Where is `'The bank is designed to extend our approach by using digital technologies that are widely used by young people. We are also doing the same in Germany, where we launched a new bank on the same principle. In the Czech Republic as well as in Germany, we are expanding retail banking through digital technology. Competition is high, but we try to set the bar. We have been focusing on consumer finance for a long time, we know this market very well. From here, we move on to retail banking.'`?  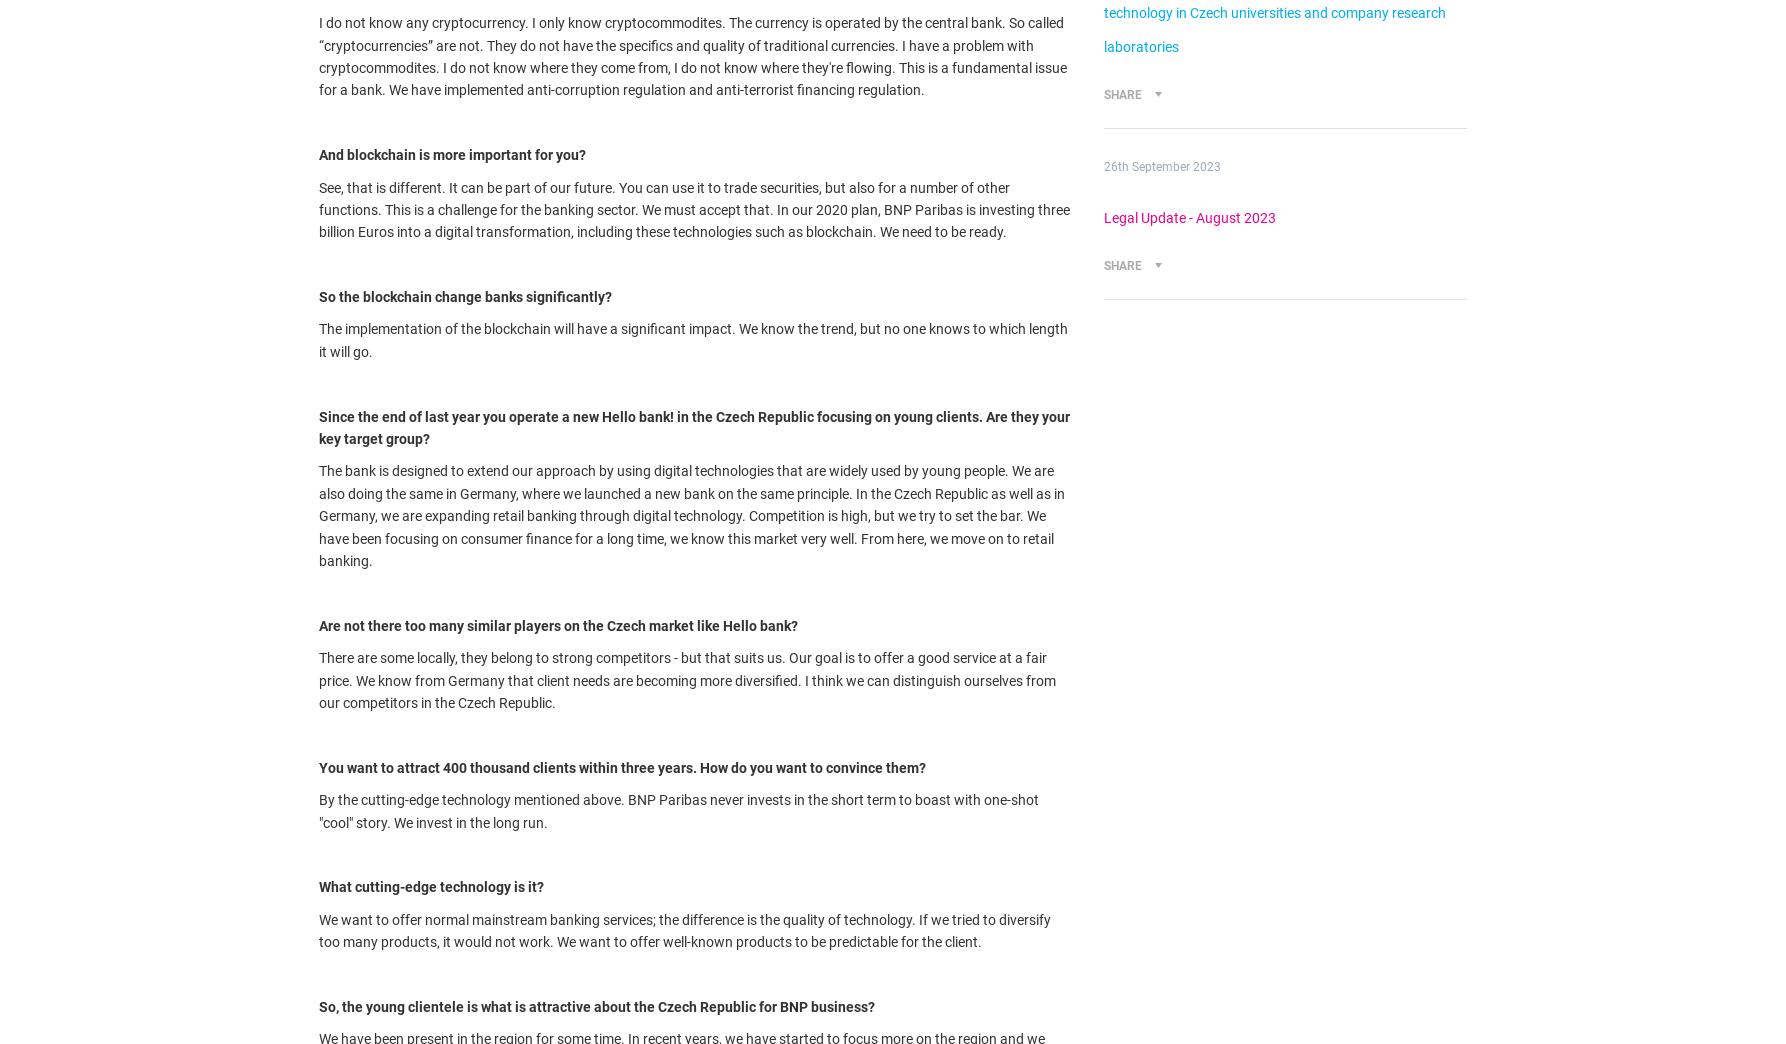
'The bank is designed to extend our approach by using digital technologies that are widely used by young people. We are also doing the same in Germany, where we launched a new bank on the same principle. In the Czech Republic as well as in Germany, we are expanding retail banking through digital technology. Competition is high, but we try to set the bar. We have been focusing on consumer finance for a long time, we know this market very well. From here, we move on to retail banking.' is located at coordinates (692, 516).